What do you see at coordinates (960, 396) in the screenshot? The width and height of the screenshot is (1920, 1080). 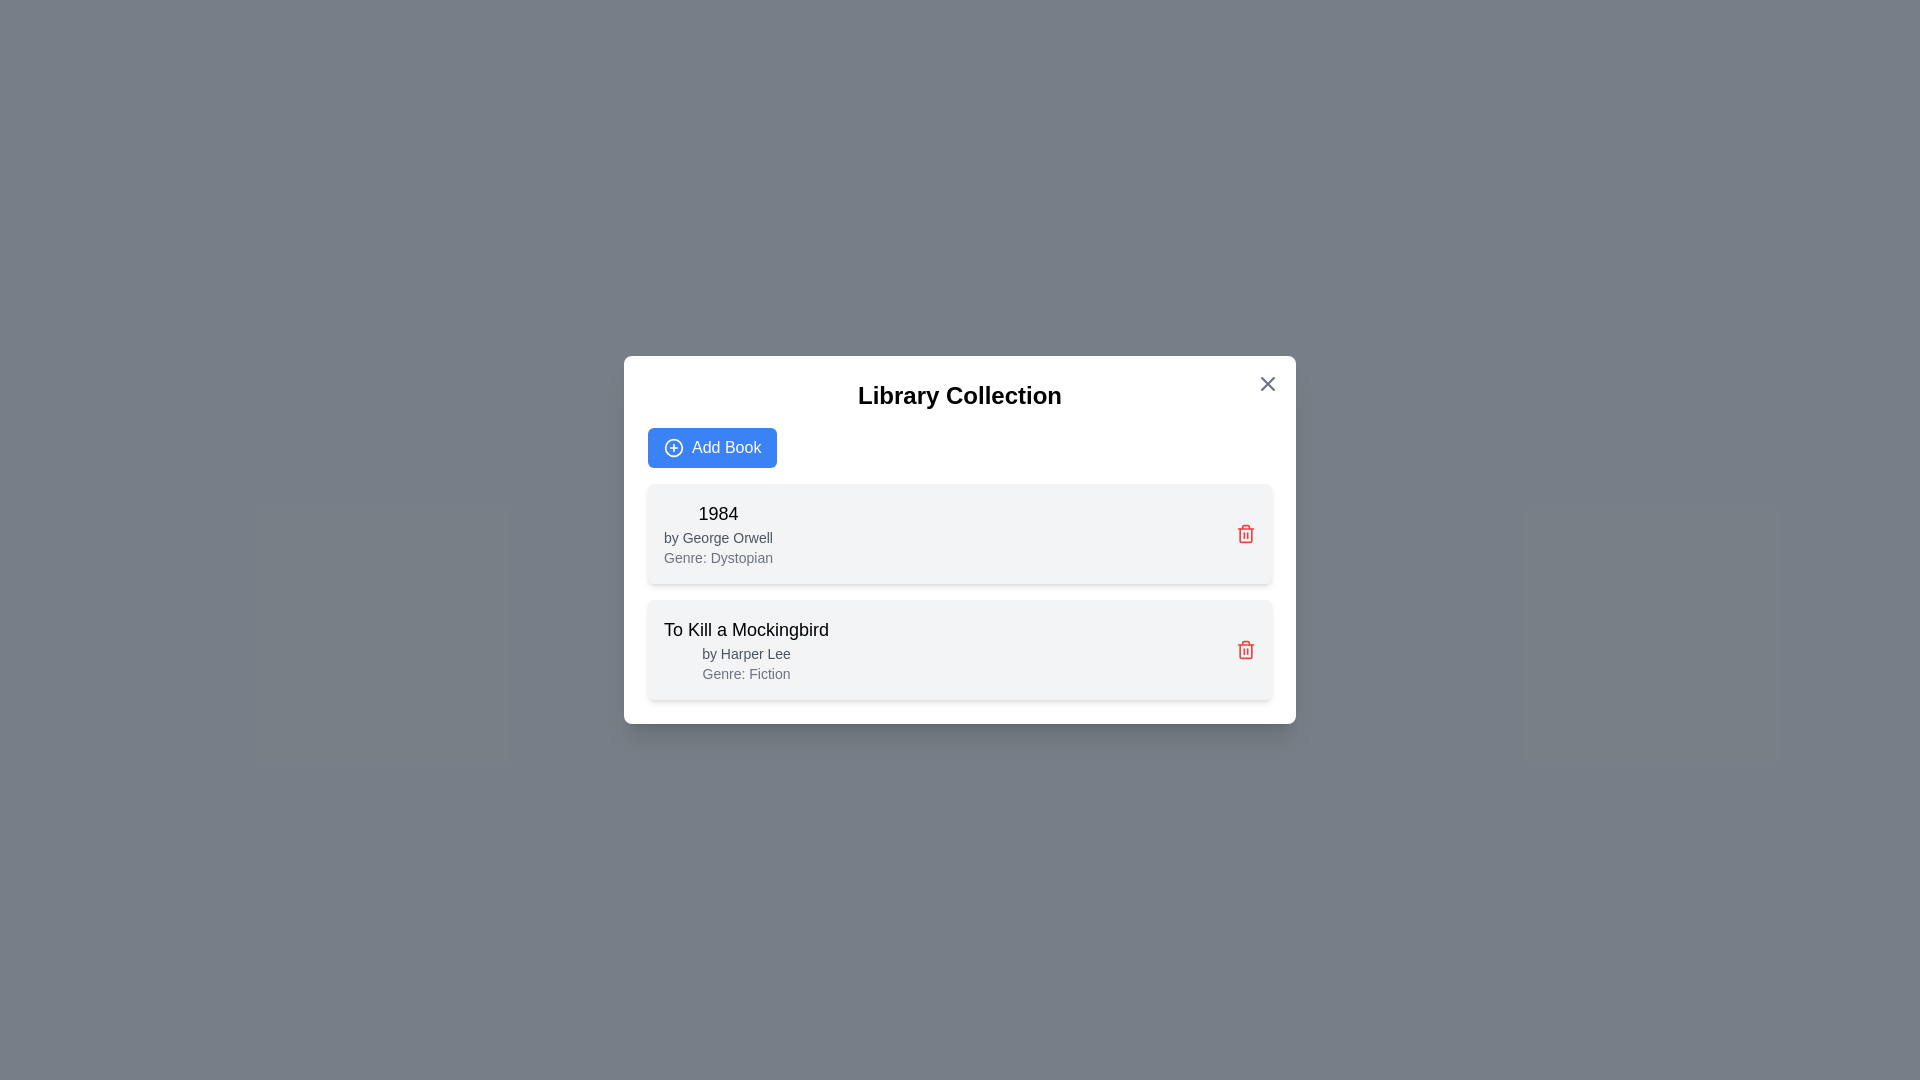 I see `the title or header text element located in the card's header section, which is centered horizontally and positioned above the 'Add Book' button` at bounding box center [960, 396].